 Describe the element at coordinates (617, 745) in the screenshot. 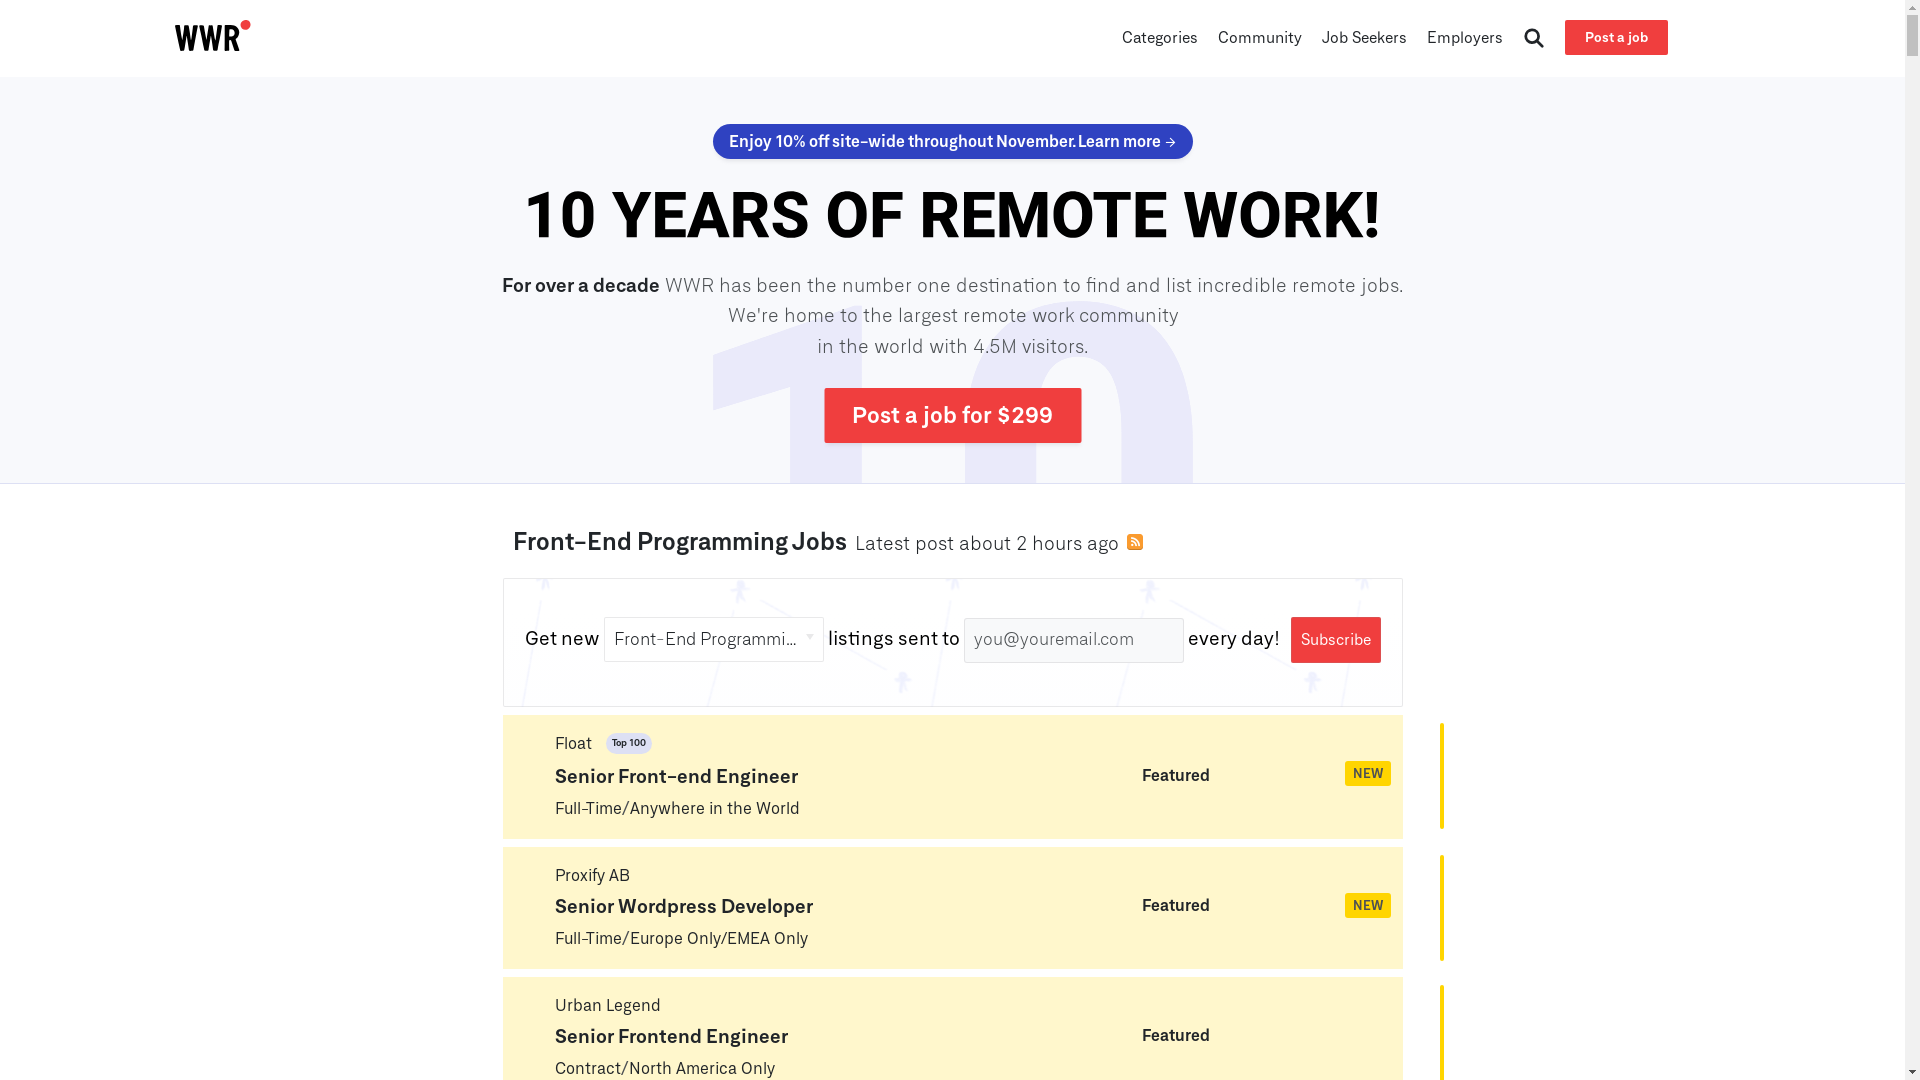

I see `'Top 100'` at that location.